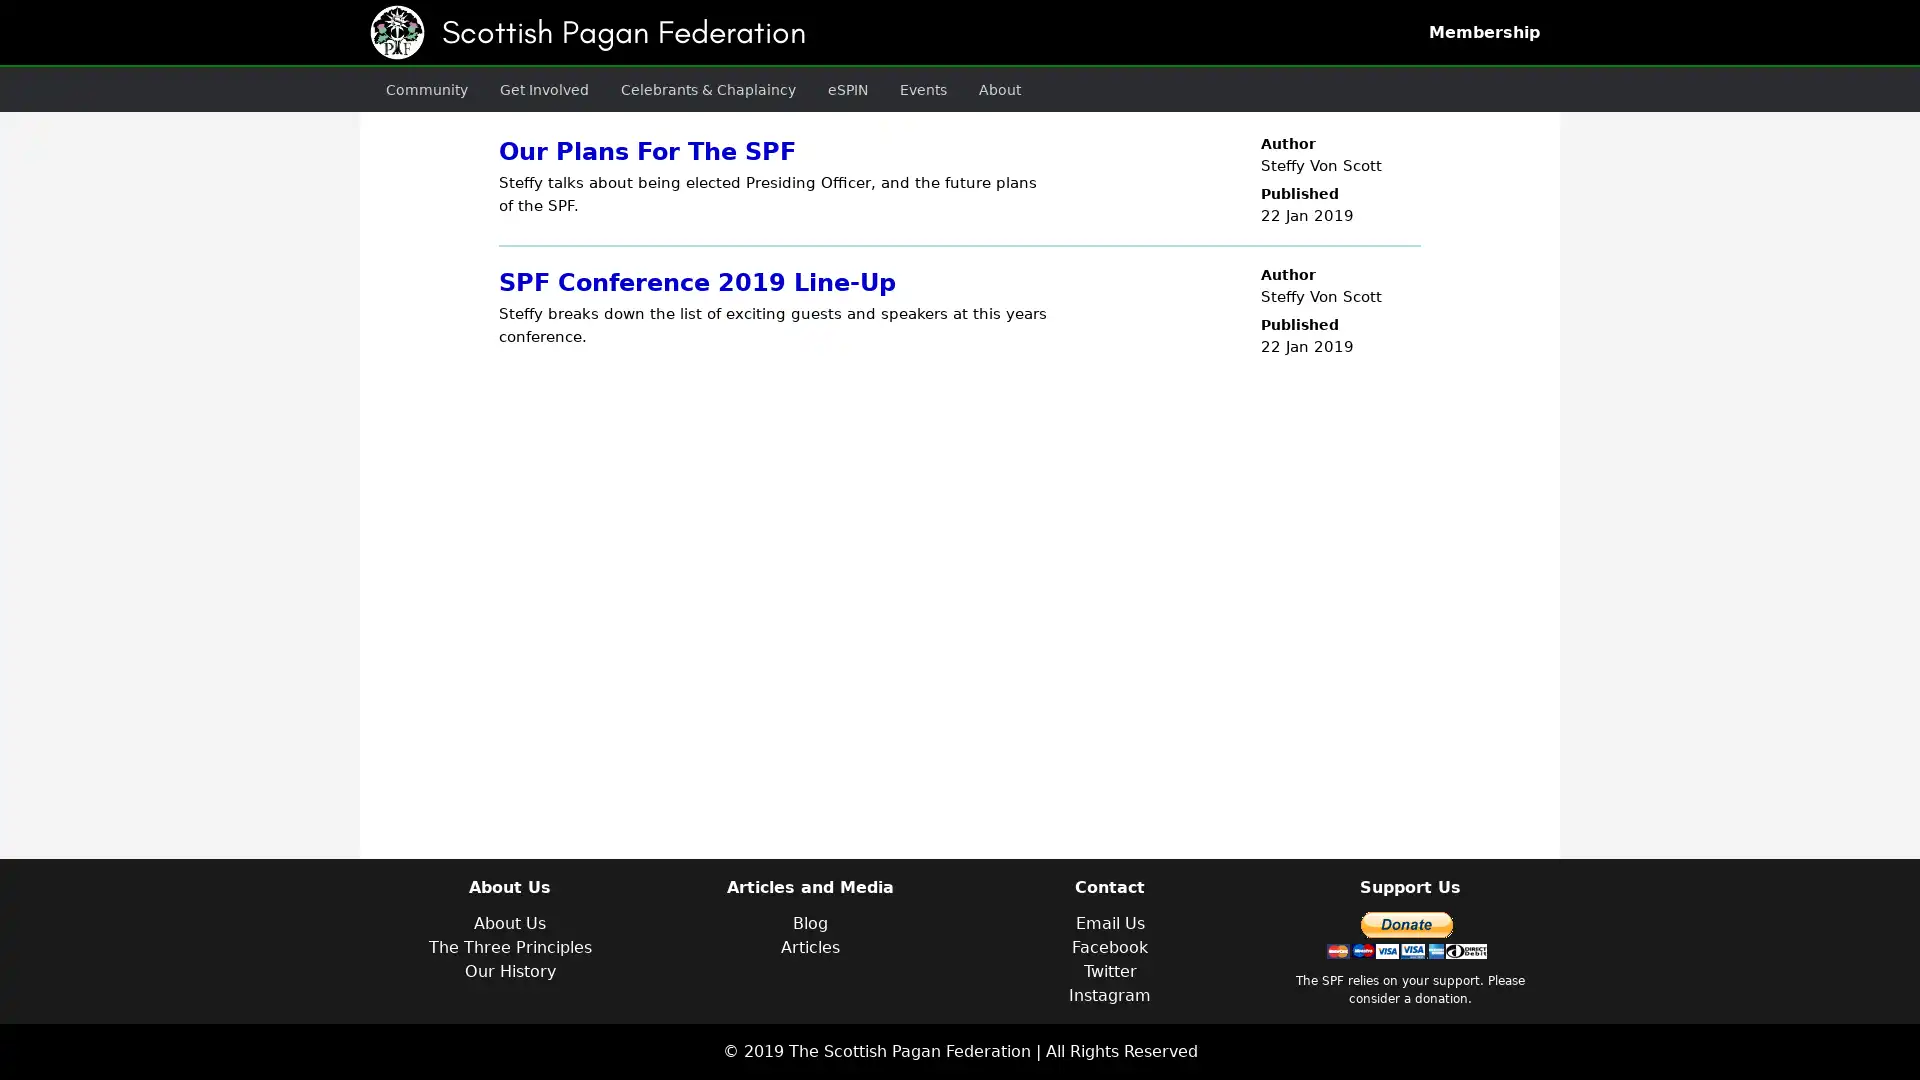 The width and height of the screenshot is (1920, 1080). What do you see at coordinates (810, 88) in the screenshot?
I see `eSPIN` at bounding box center [810, 88].